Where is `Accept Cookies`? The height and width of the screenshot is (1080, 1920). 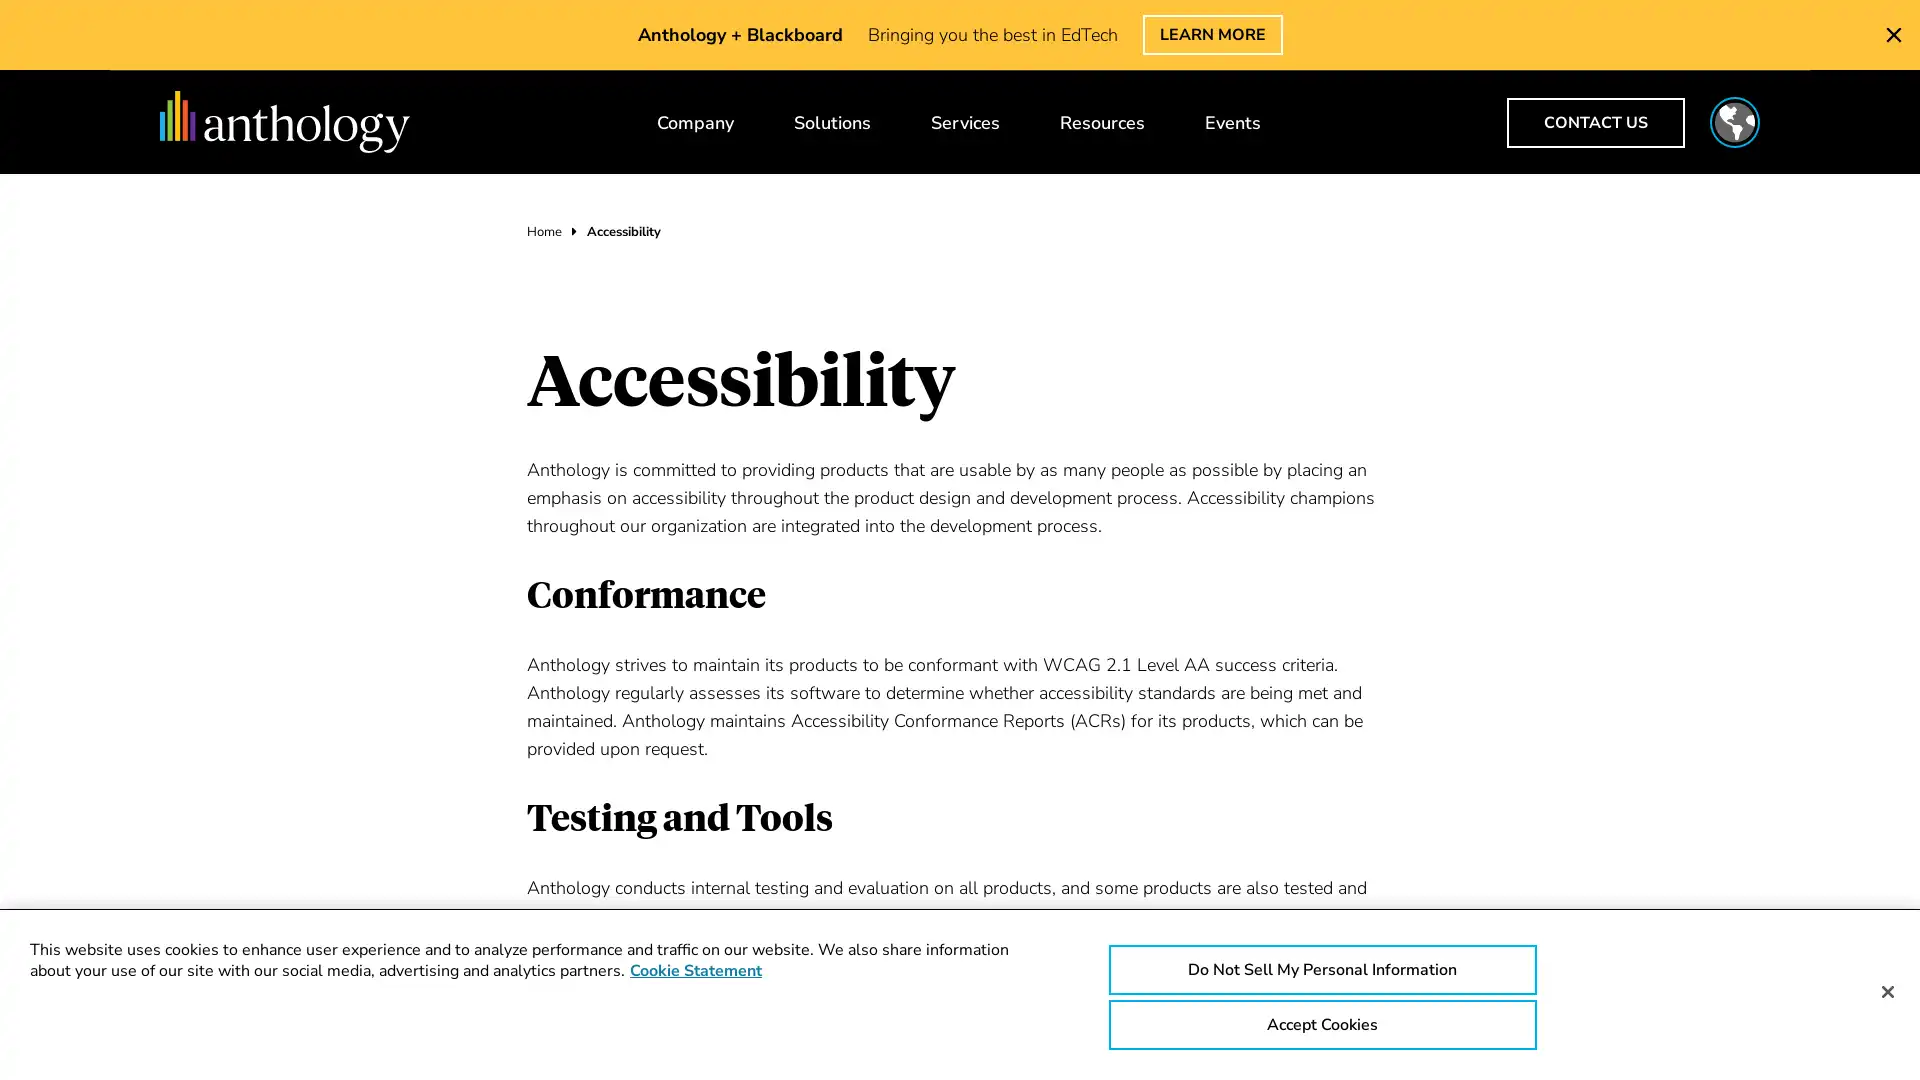
Accept Cookies is located at coordinates (1321, 1025).